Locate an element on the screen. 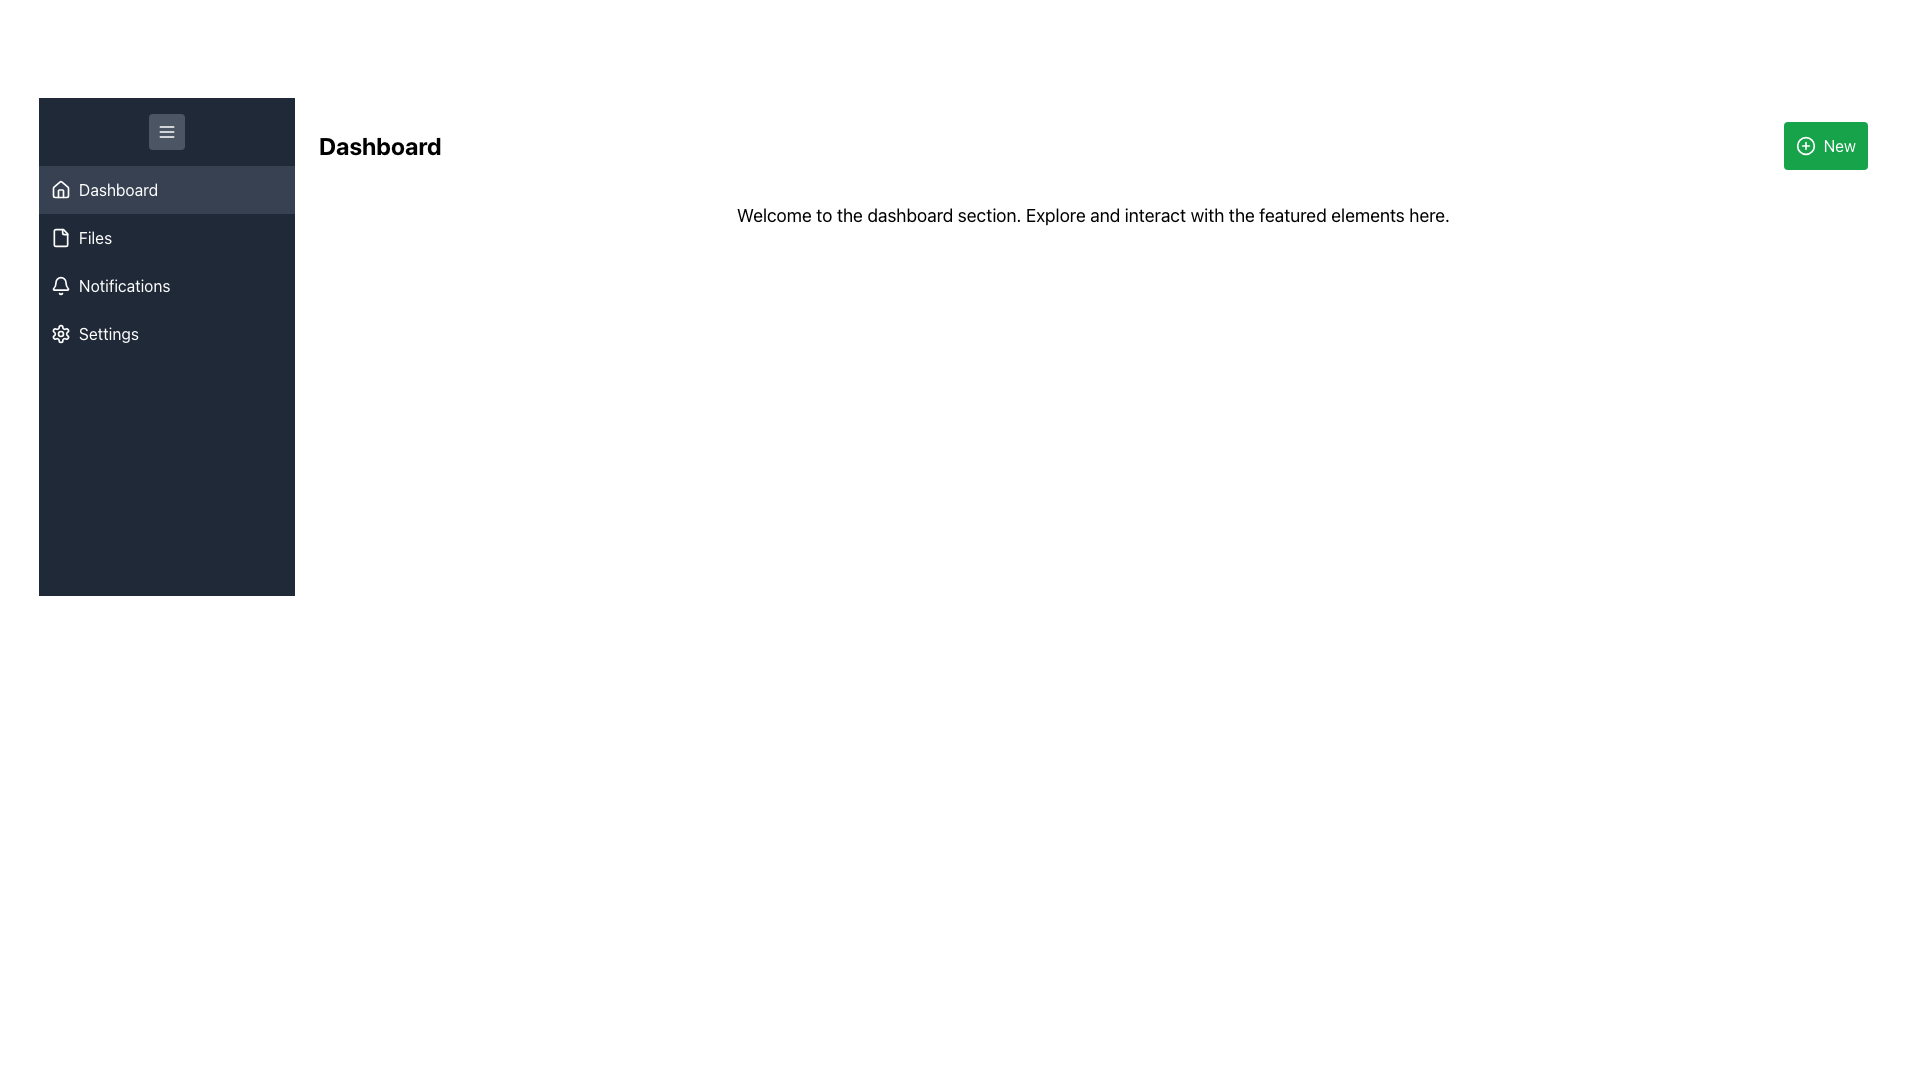 This screenshot has height=1080, width=1920. the notification alert icon located is located at coordinates (61, 282).